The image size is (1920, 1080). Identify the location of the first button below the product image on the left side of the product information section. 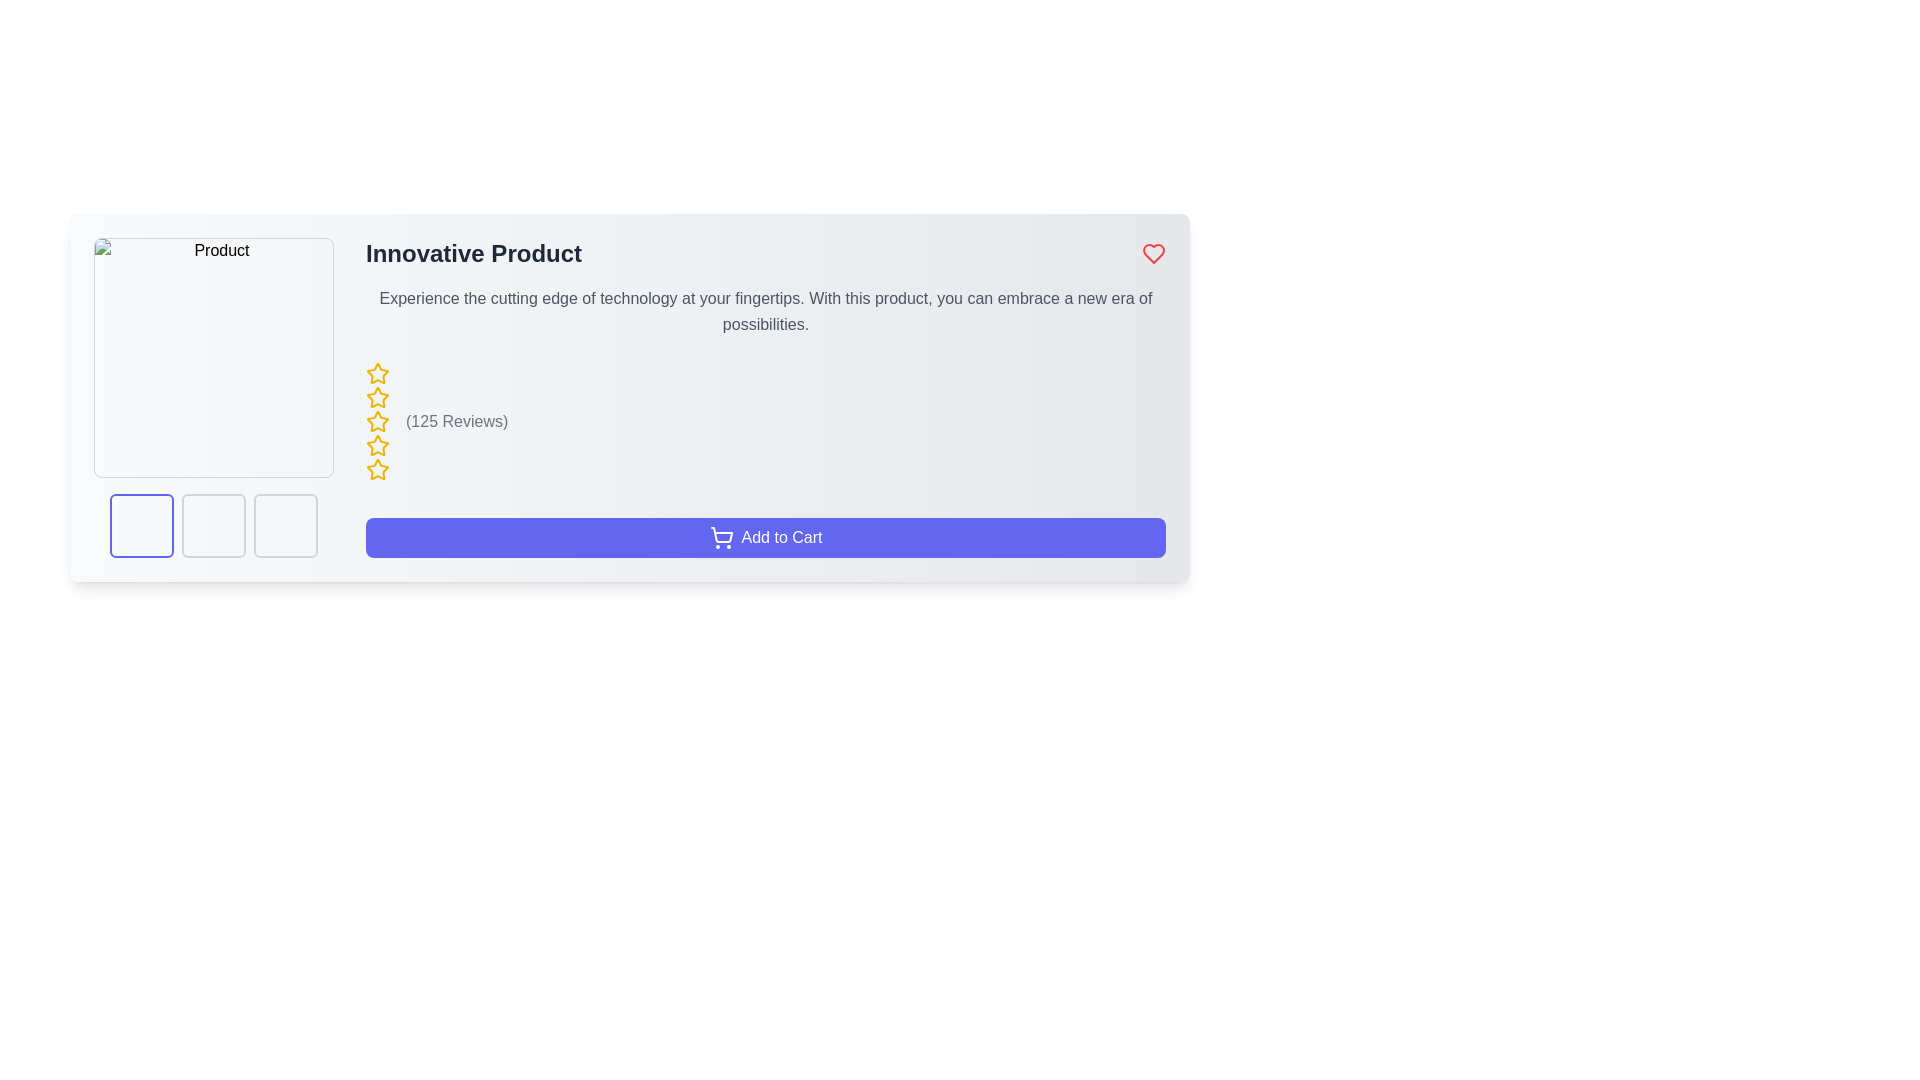
(141, 524).